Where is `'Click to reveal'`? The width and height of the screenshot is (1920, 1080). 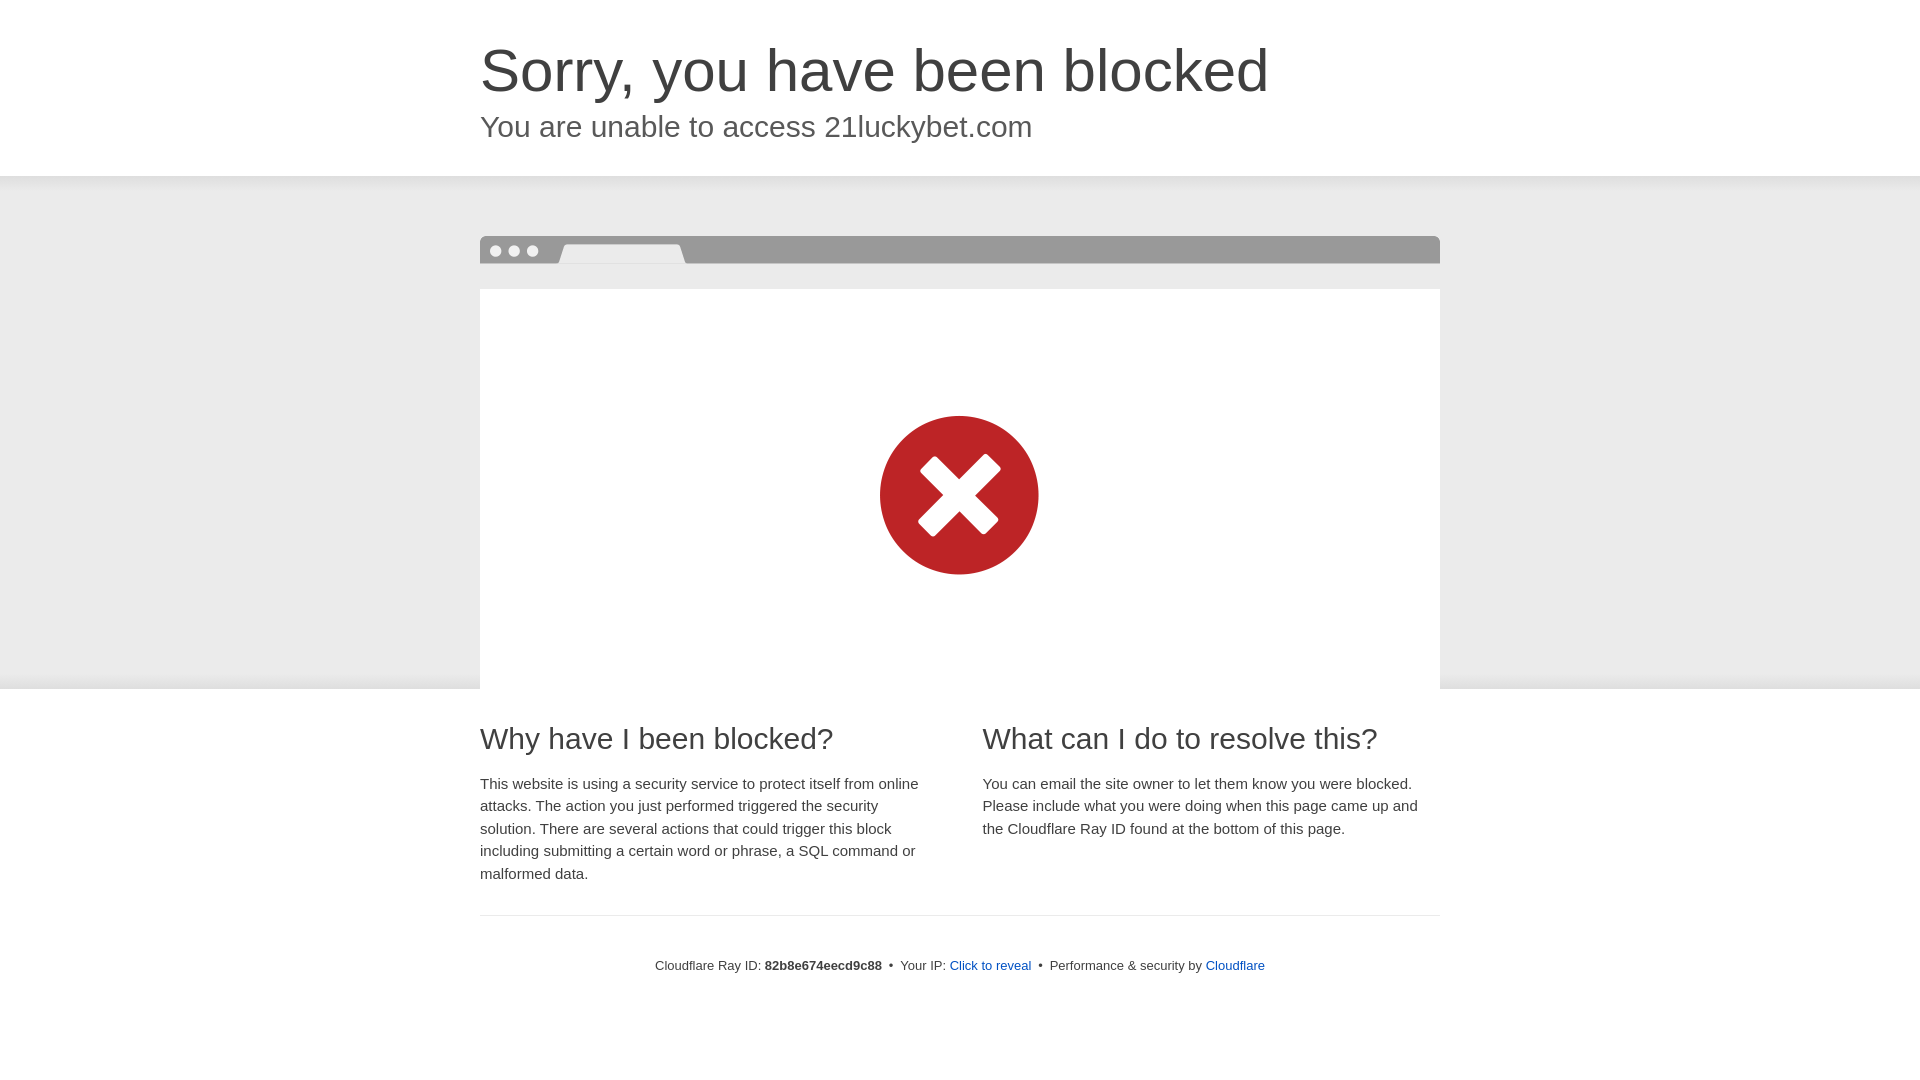 'Click to reveal' is located at coordinates (990, 964).